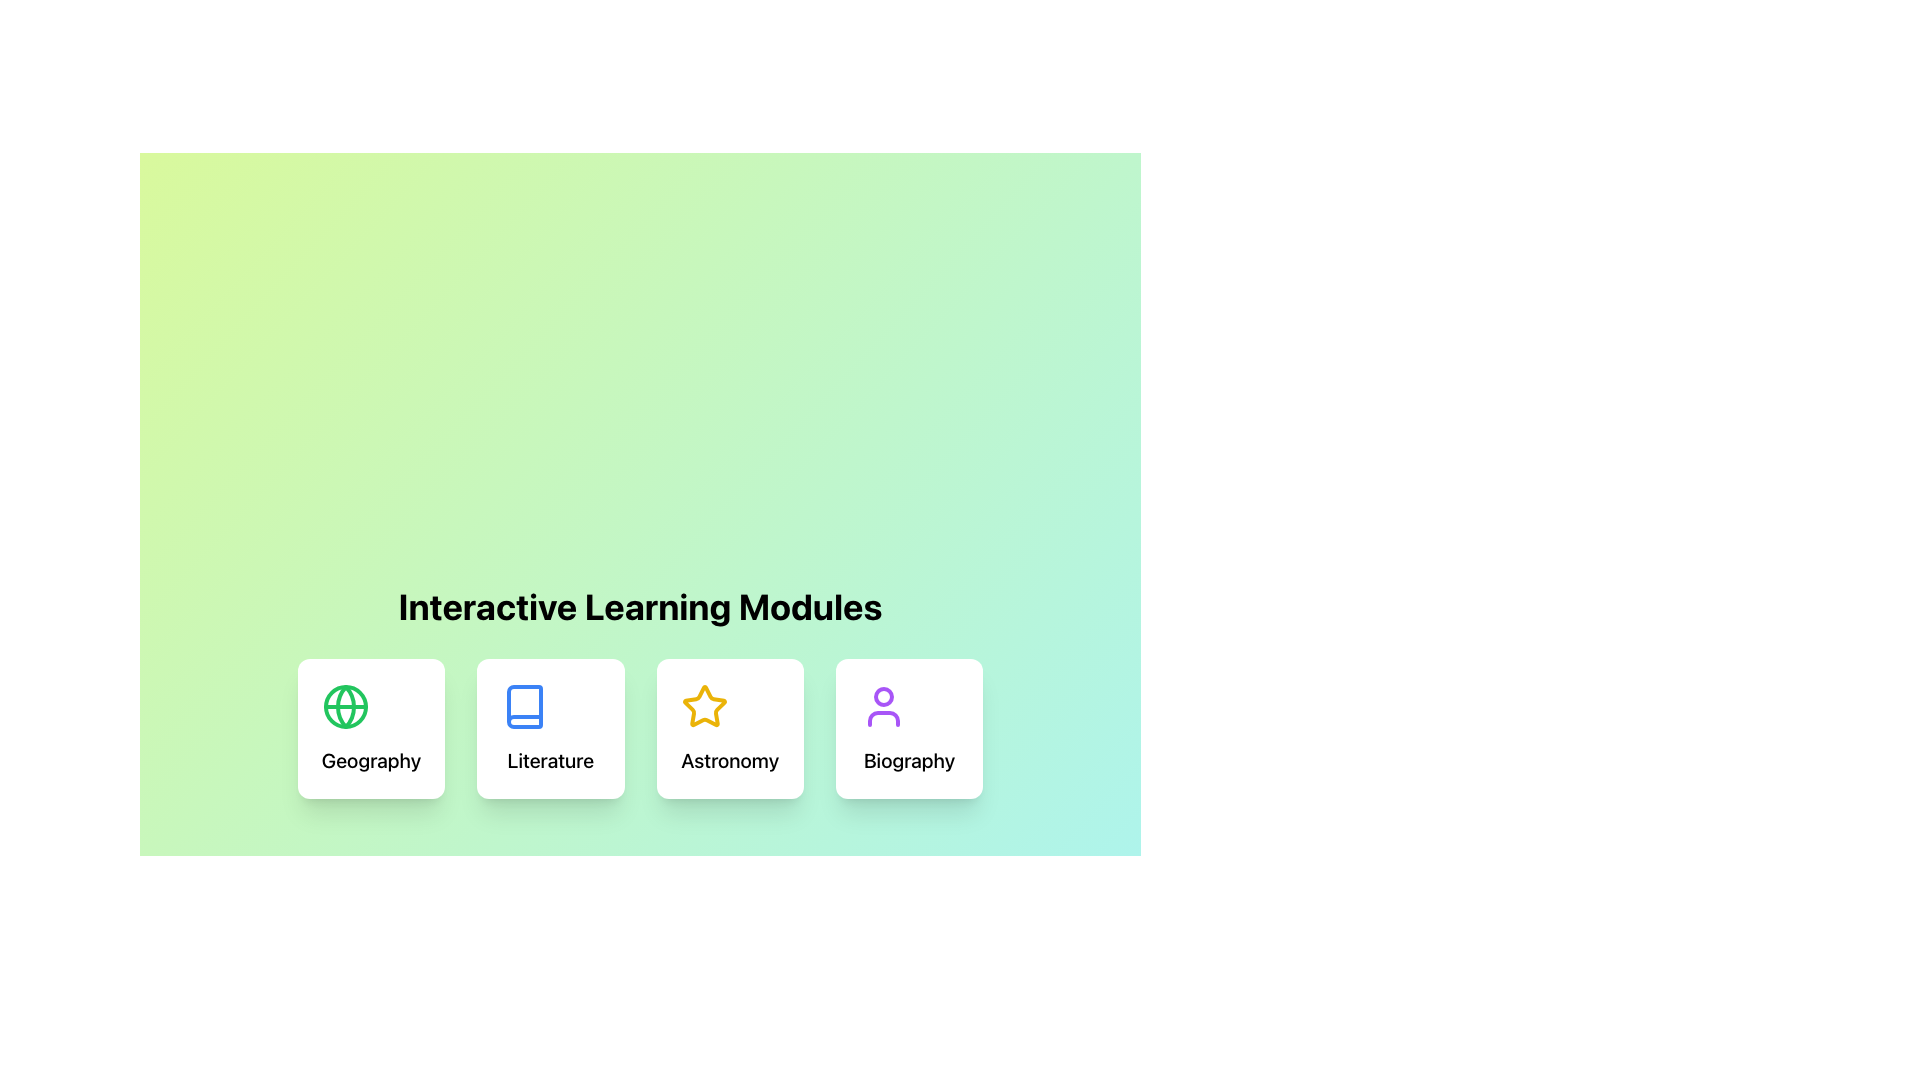 The width and height of the screenshot is (1920, 1080). Describe the element at coordinates (882, 696) in the screenshot. I see `the circular element representing the head of a user figure in the SVG located in the 'Biography' section` at that location.